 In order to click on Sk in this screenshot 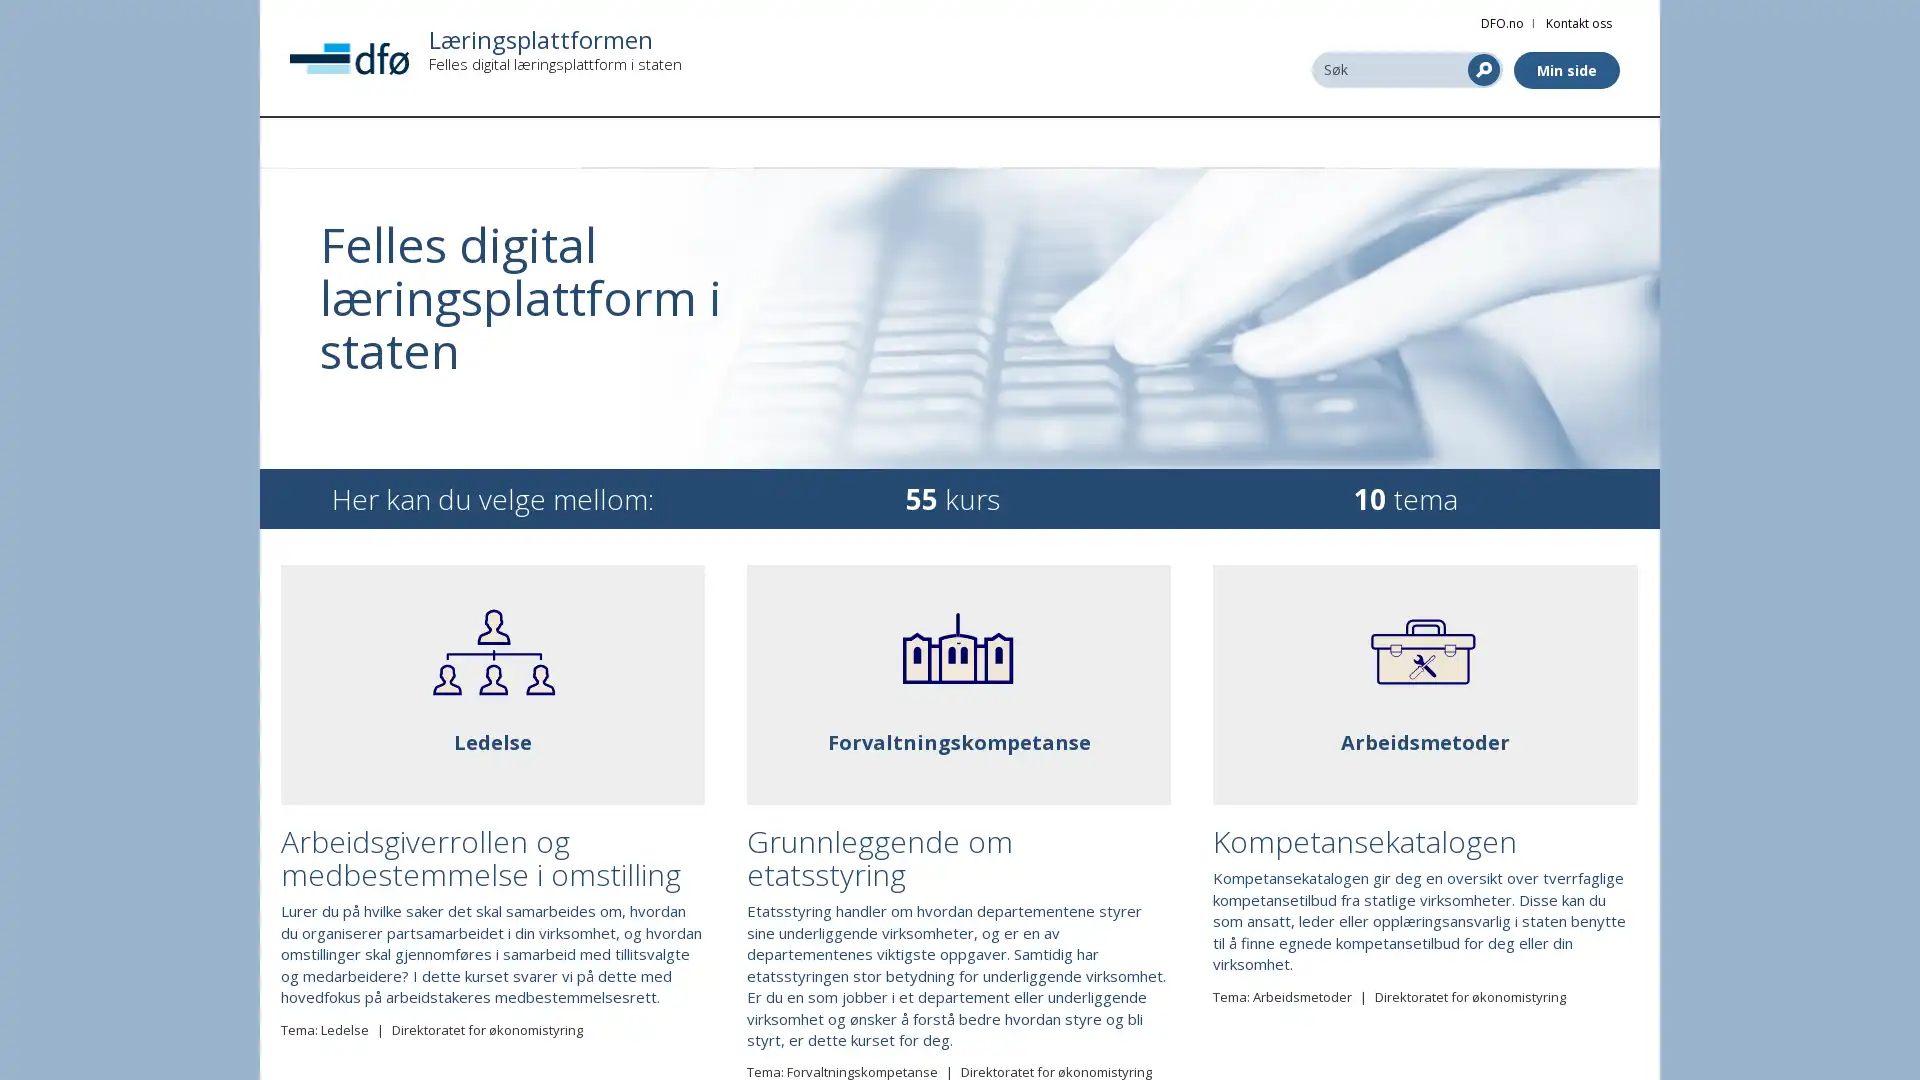, I will do `click(1483, 68)`.